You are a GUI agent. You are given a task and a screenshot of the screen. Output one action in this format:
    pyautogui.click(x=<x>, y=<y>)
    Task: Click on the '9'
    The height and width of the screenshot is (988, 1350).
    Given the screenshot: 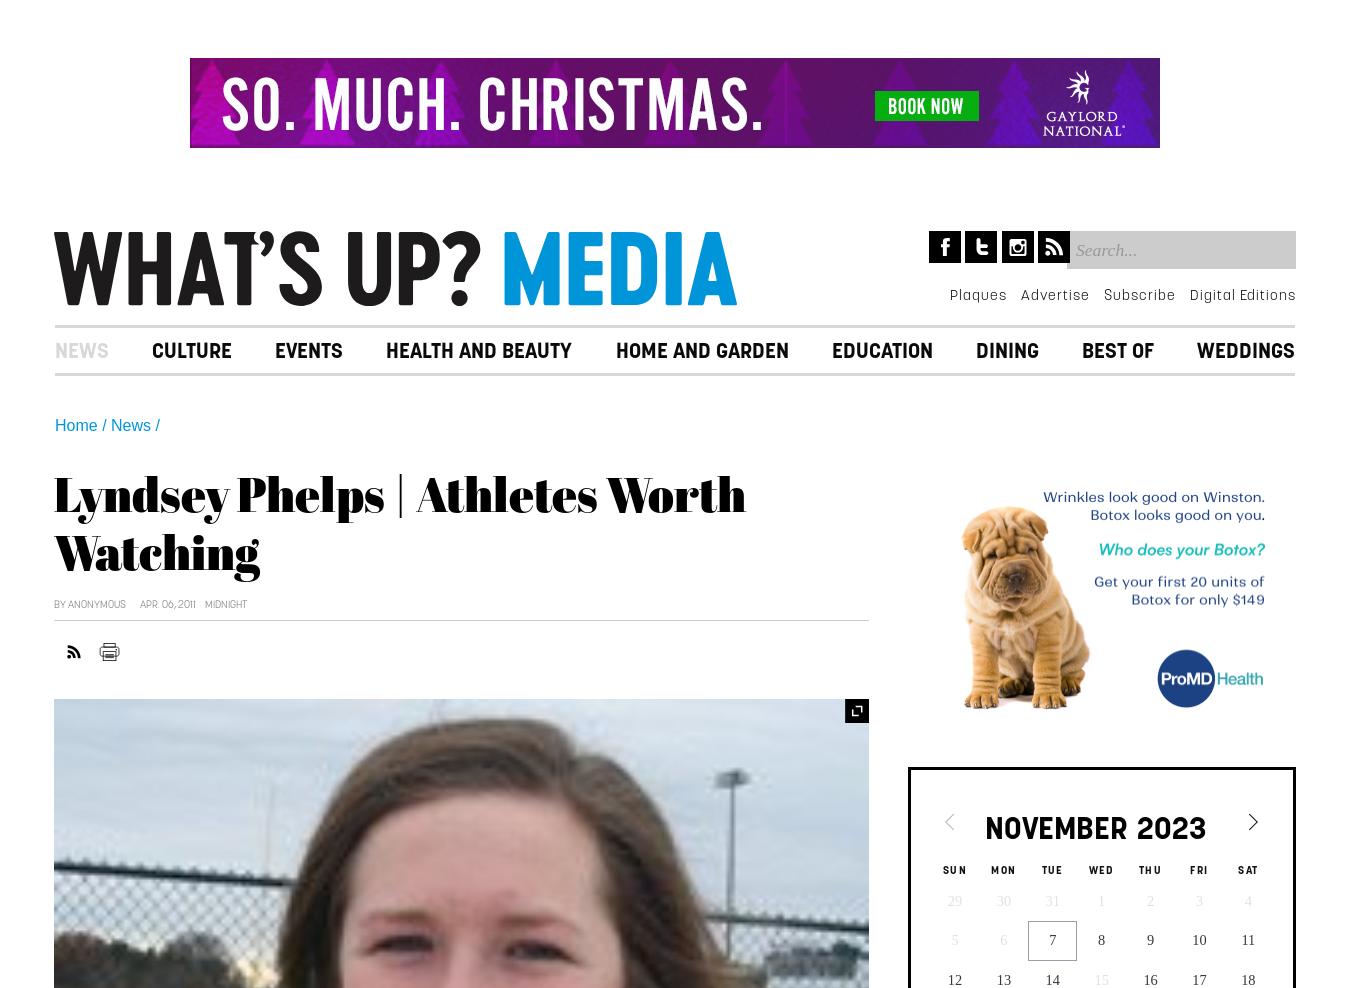 What is the action you would take?
    pyautogui.click(x=1149, y=939)
    